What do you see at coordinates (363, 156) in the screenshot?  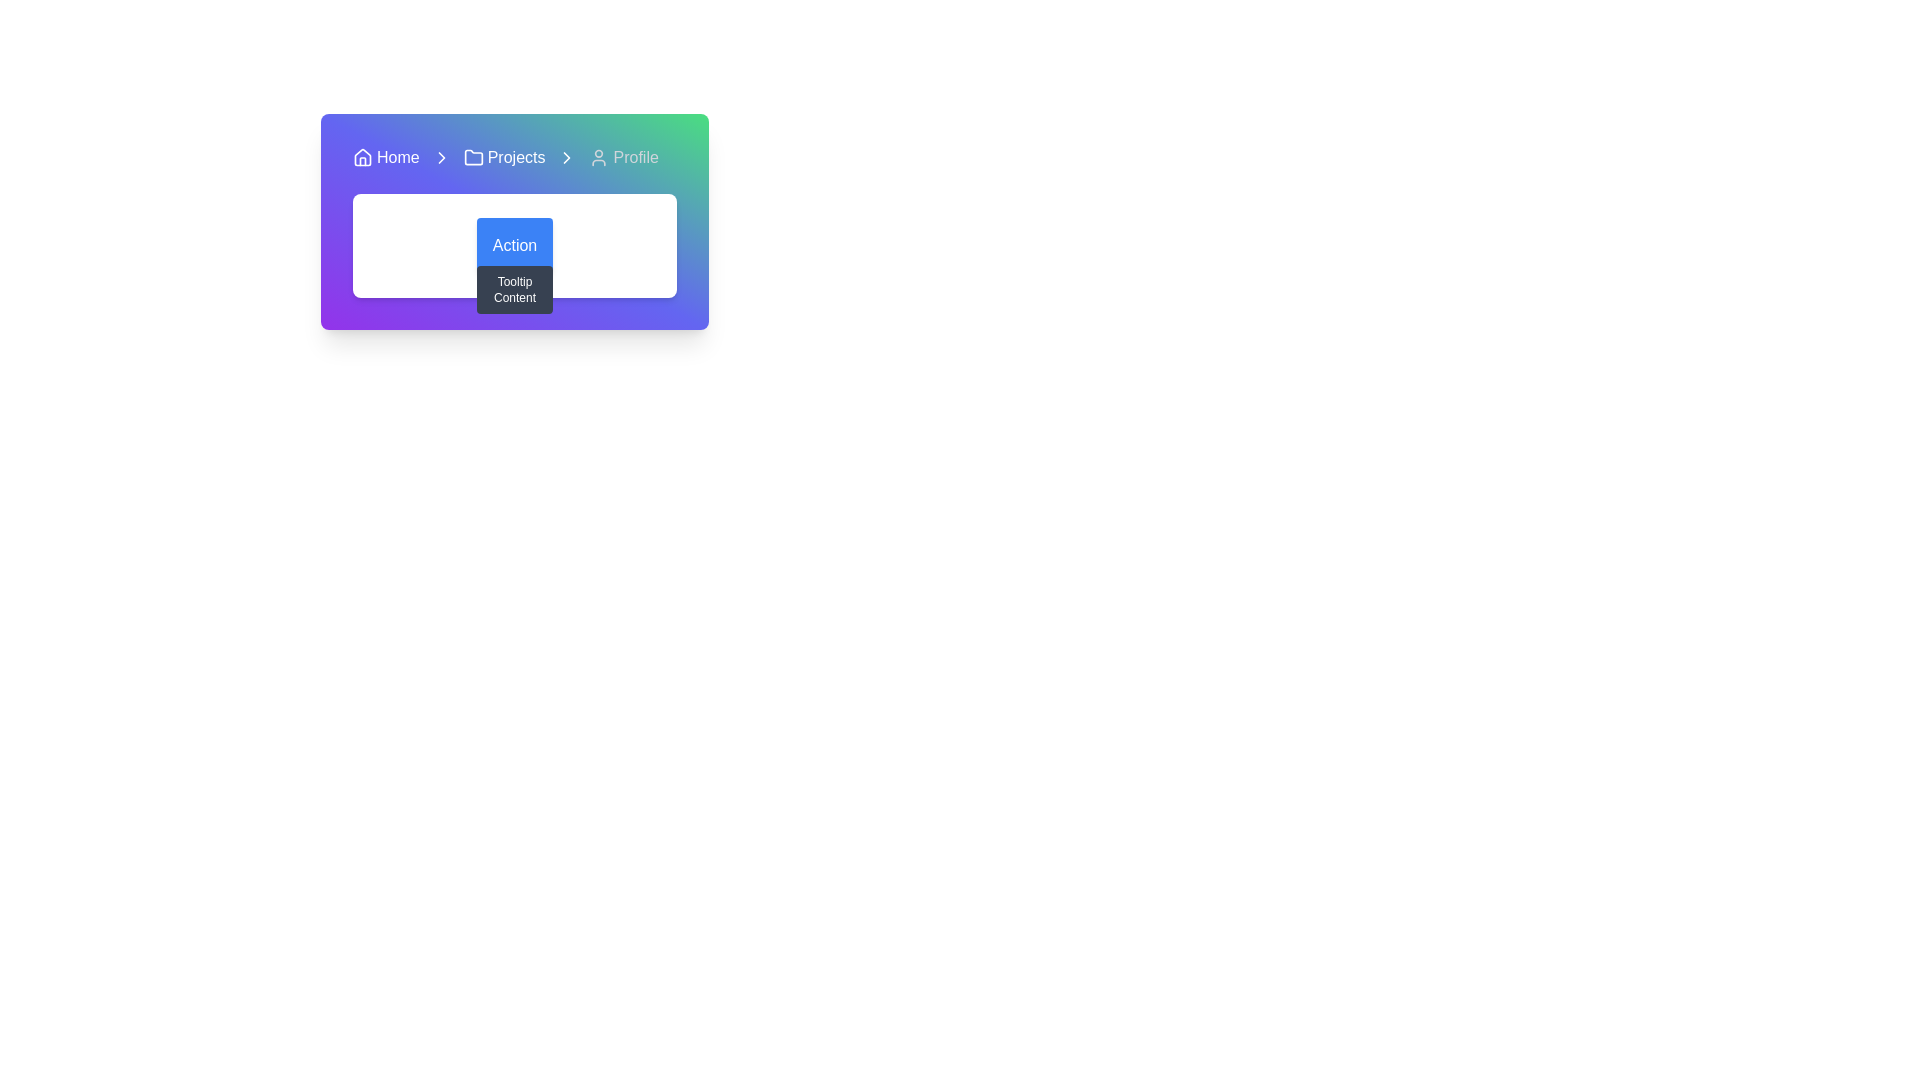 I see `the house icon in the top left section of the navigation bar` at bounding box center [363, 156].